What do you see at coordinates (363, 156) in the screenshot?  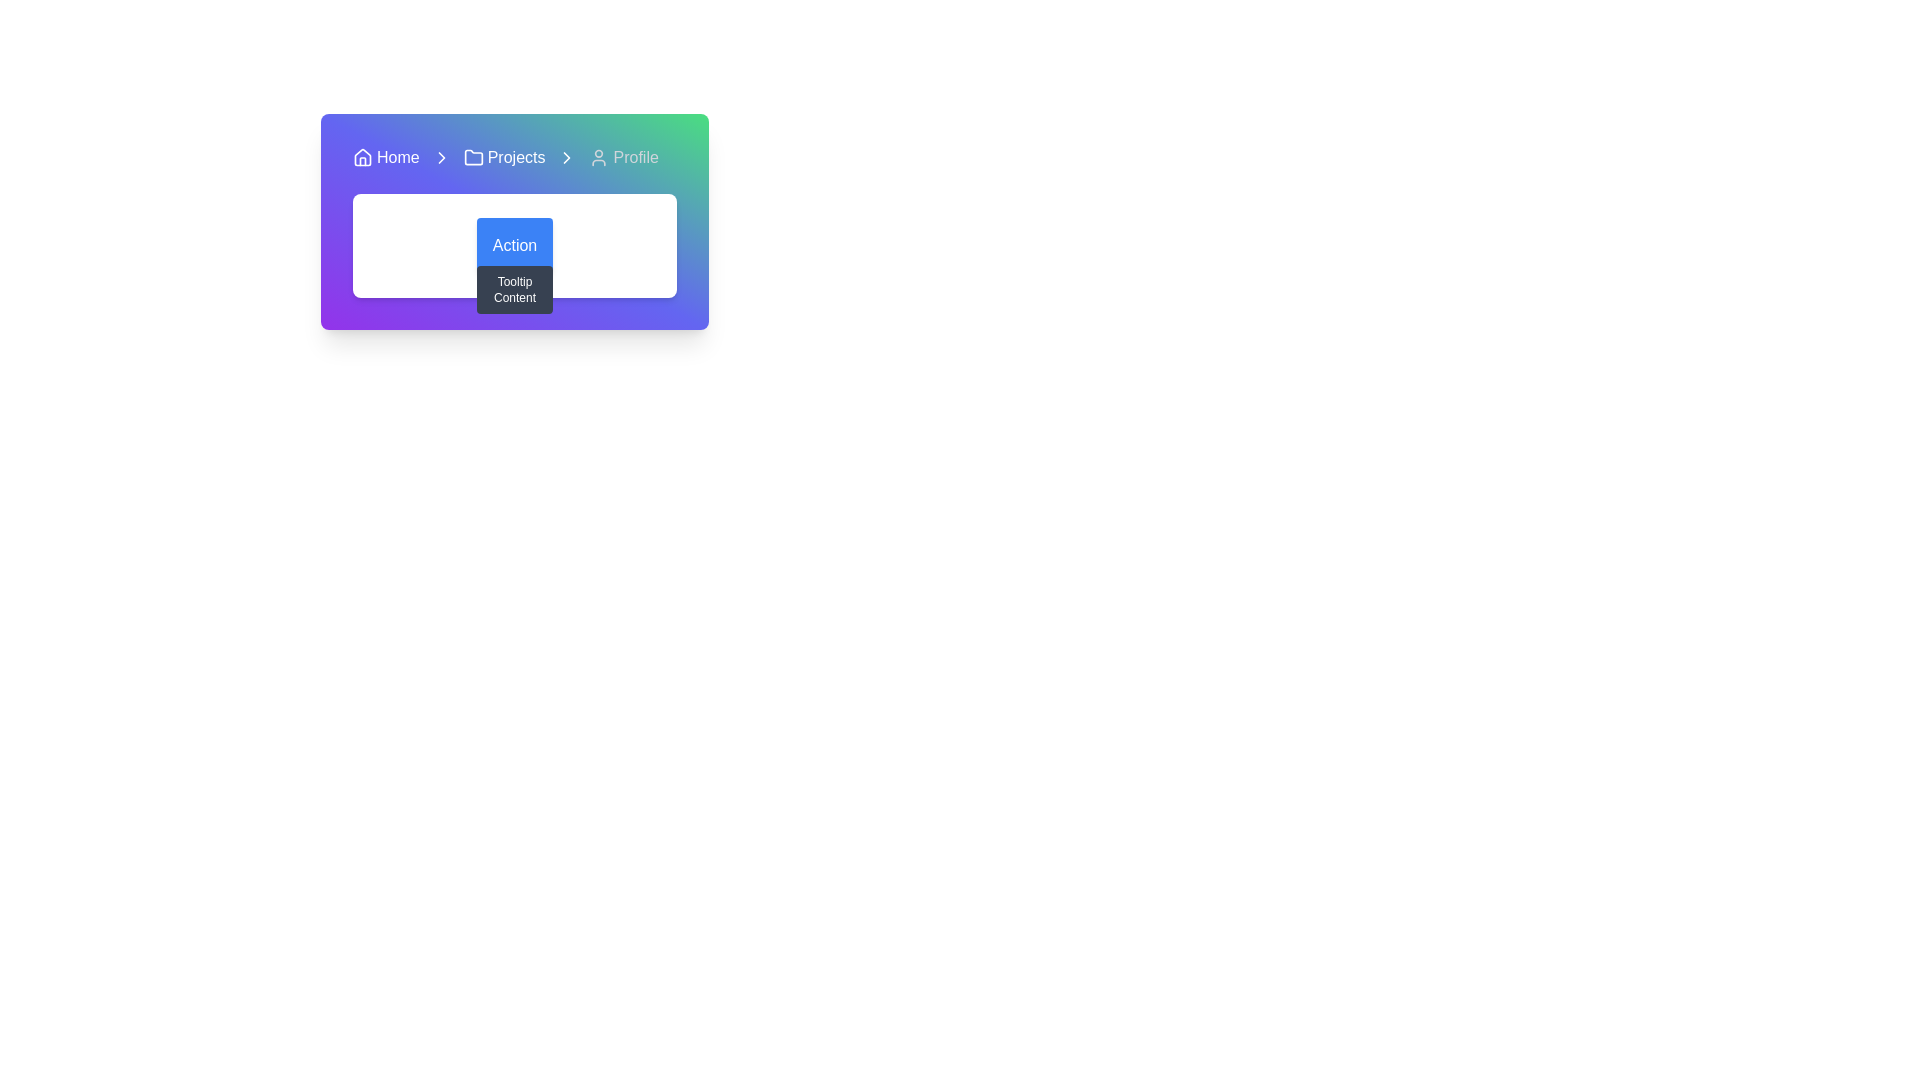 I see `the house icon in the top left section of the navigation bar` at bounding box center [363, 156].